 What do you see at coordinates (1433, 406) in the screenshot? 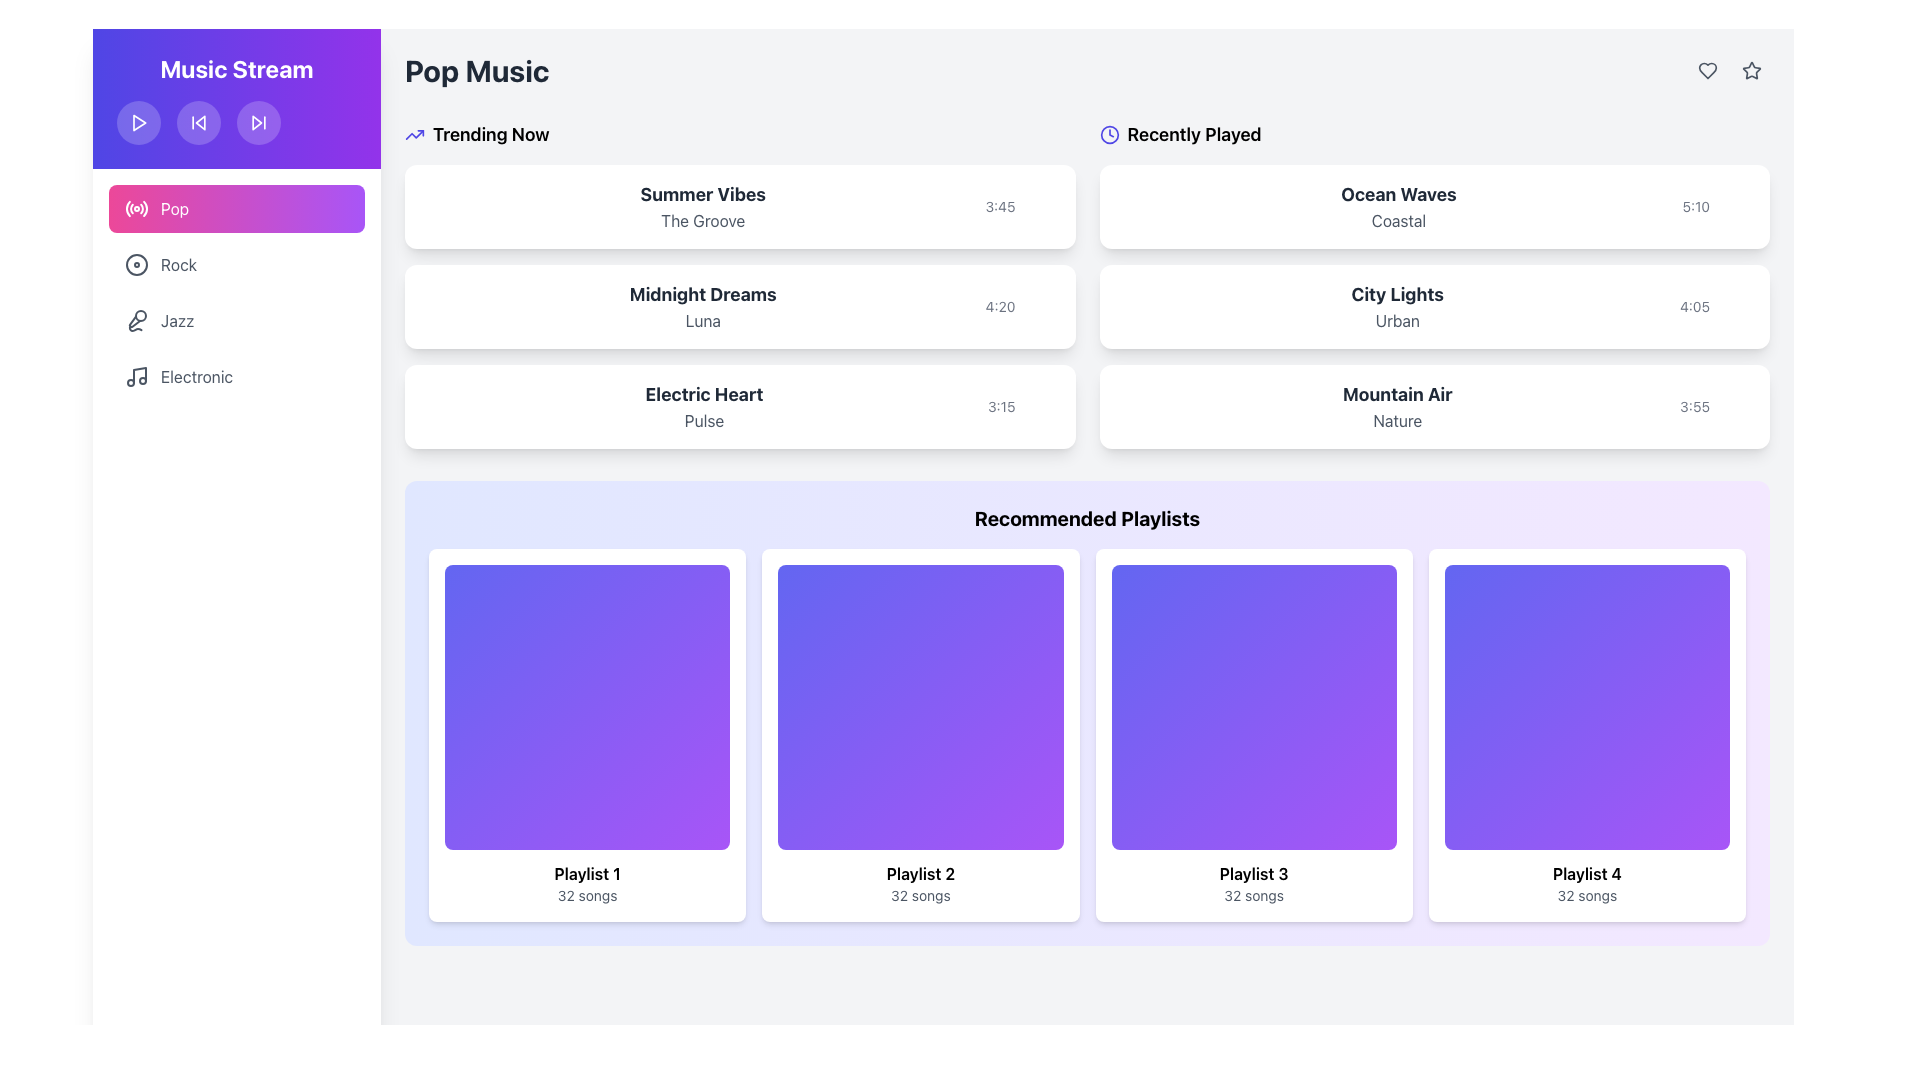
I see `the clickable interactive card for the track 'Mountain Air' in the 'Recently Played' section` at bounding box center [1433, 406].